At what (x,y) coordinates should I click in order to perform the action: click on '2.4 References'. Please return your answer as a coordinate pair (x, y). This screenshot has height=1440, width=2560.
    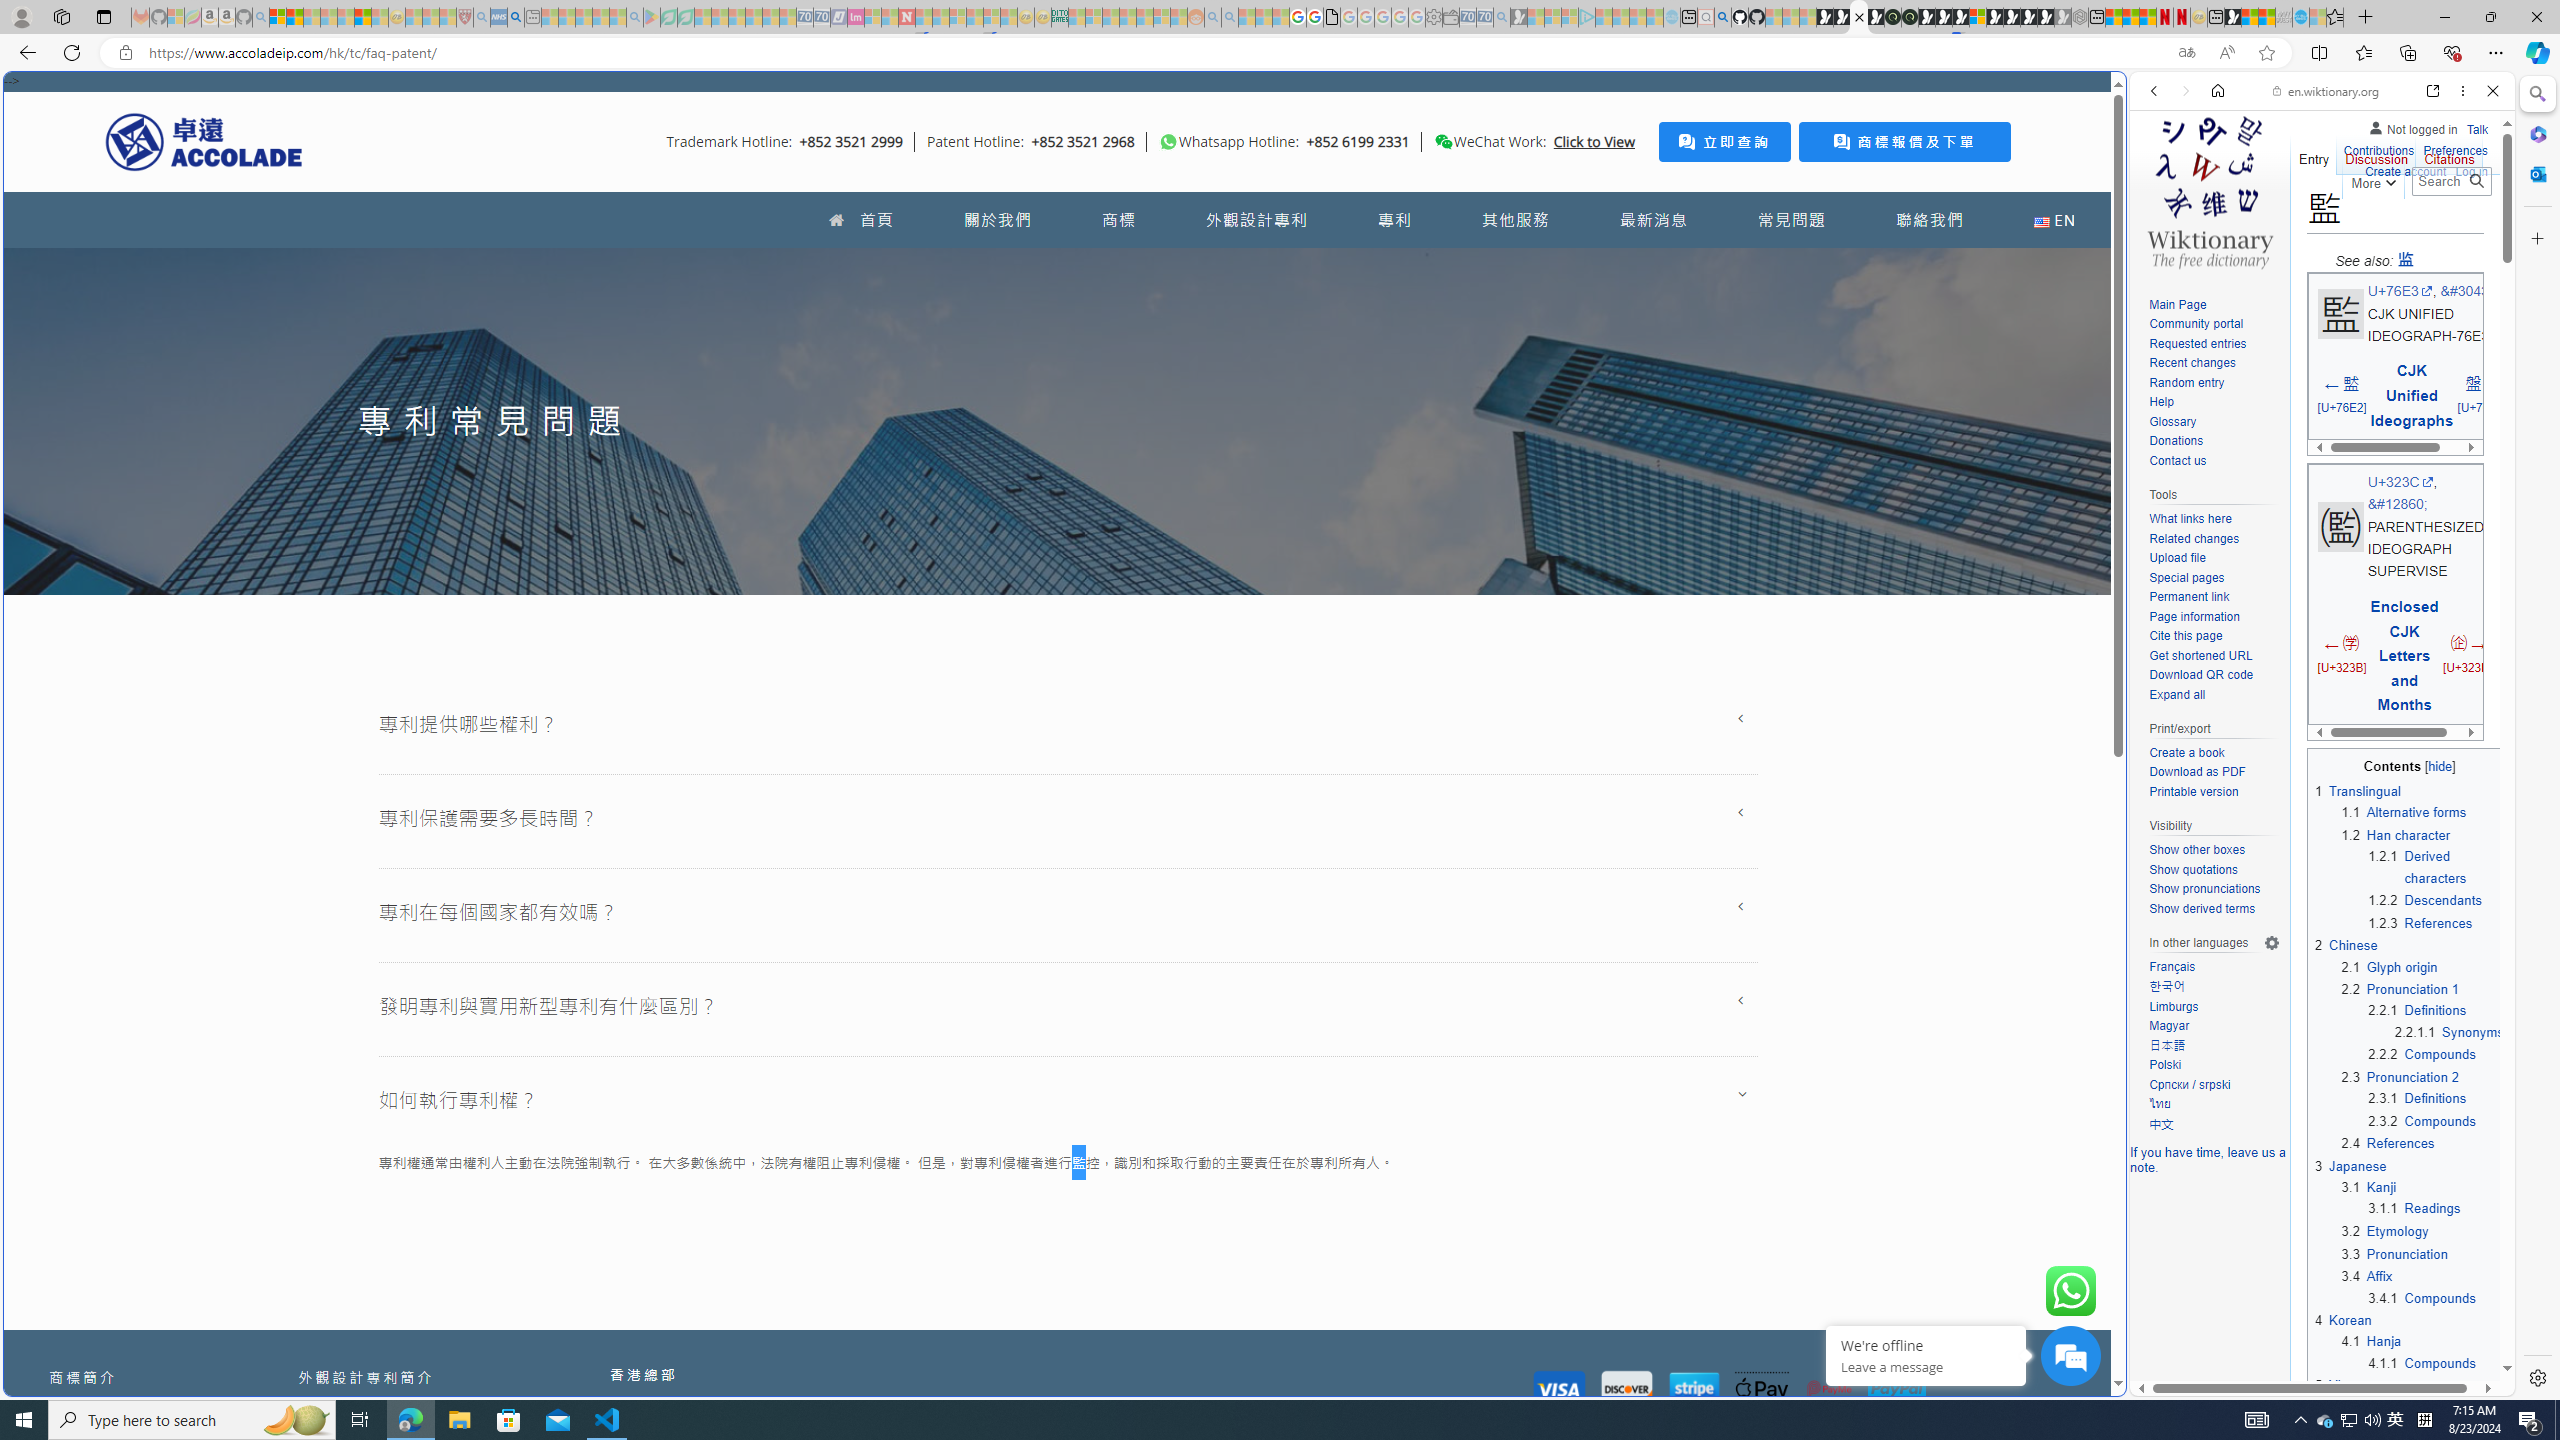
    Looking at the image, I should click on (2386, 1144).